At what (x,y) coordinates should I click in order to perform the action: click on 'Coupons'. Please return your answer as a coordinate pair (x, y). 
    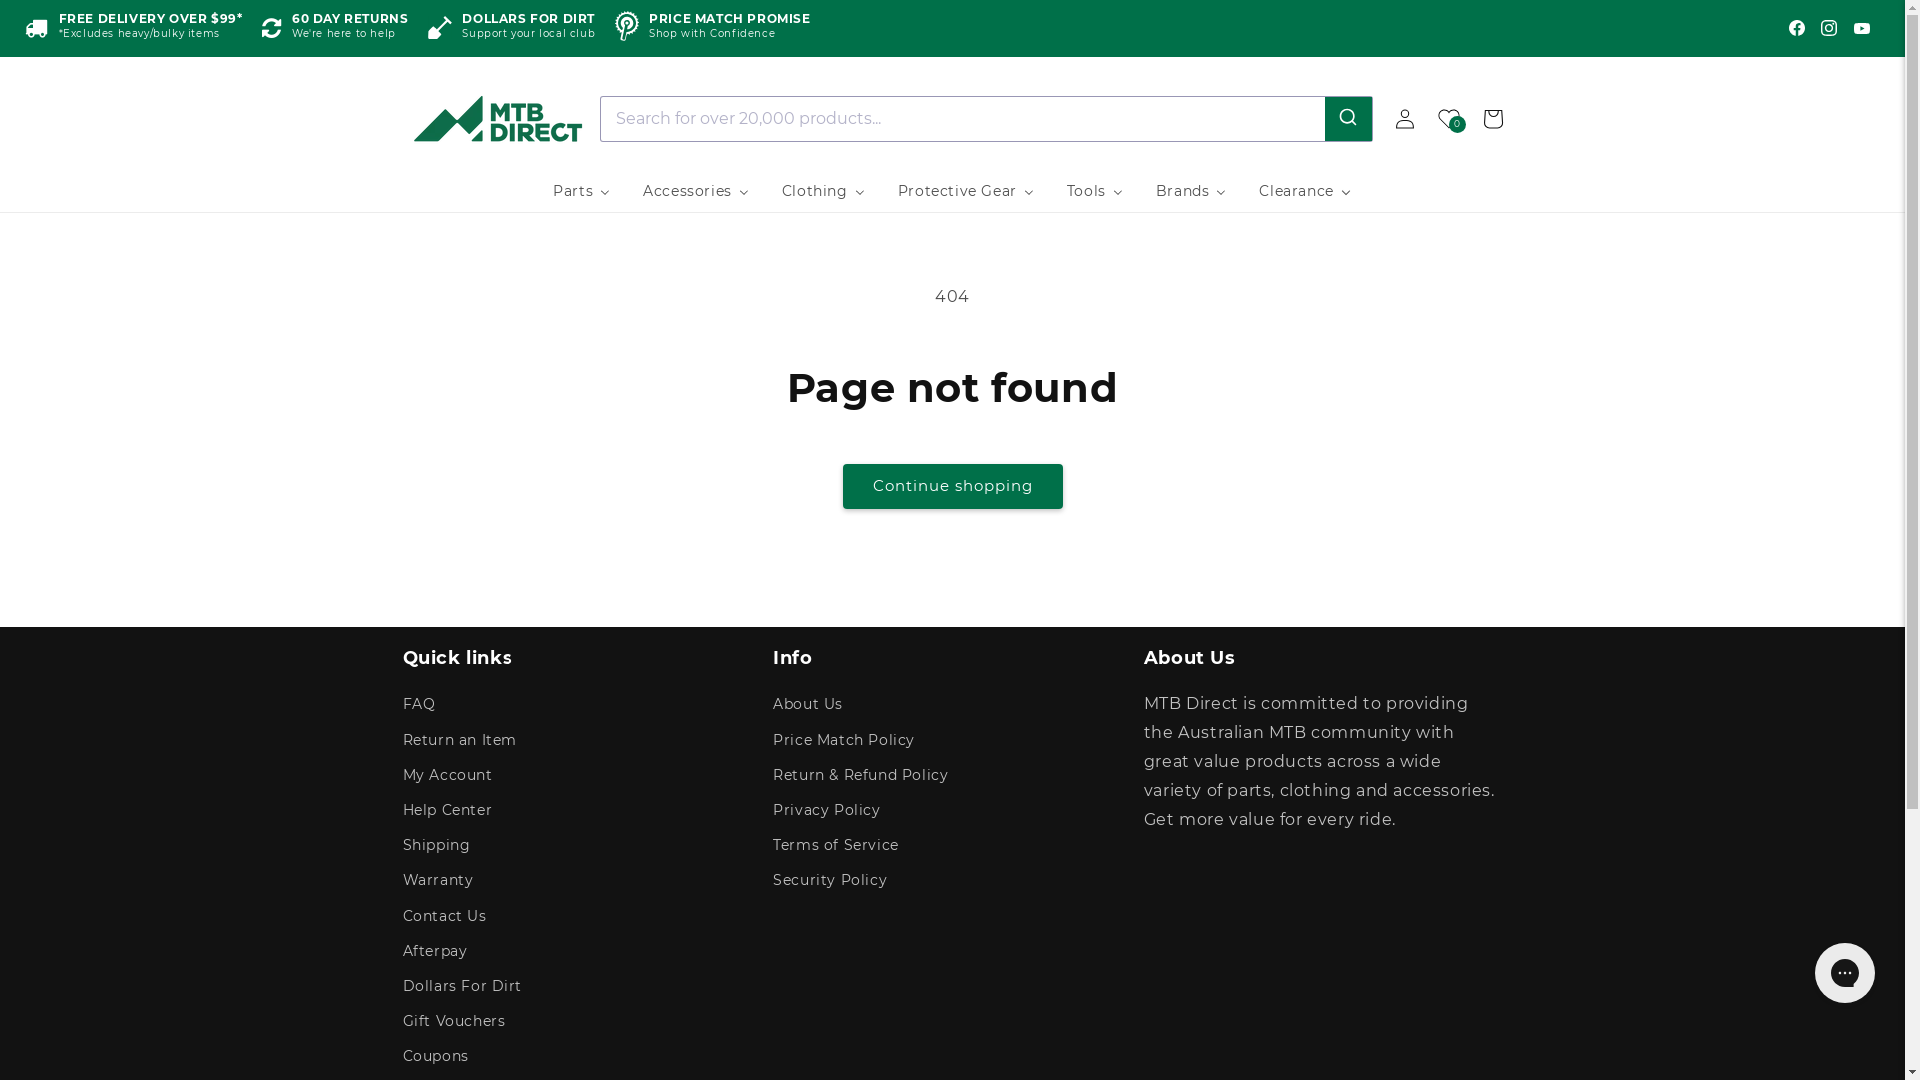
    Looking at the image, I should click on (434, 1055).